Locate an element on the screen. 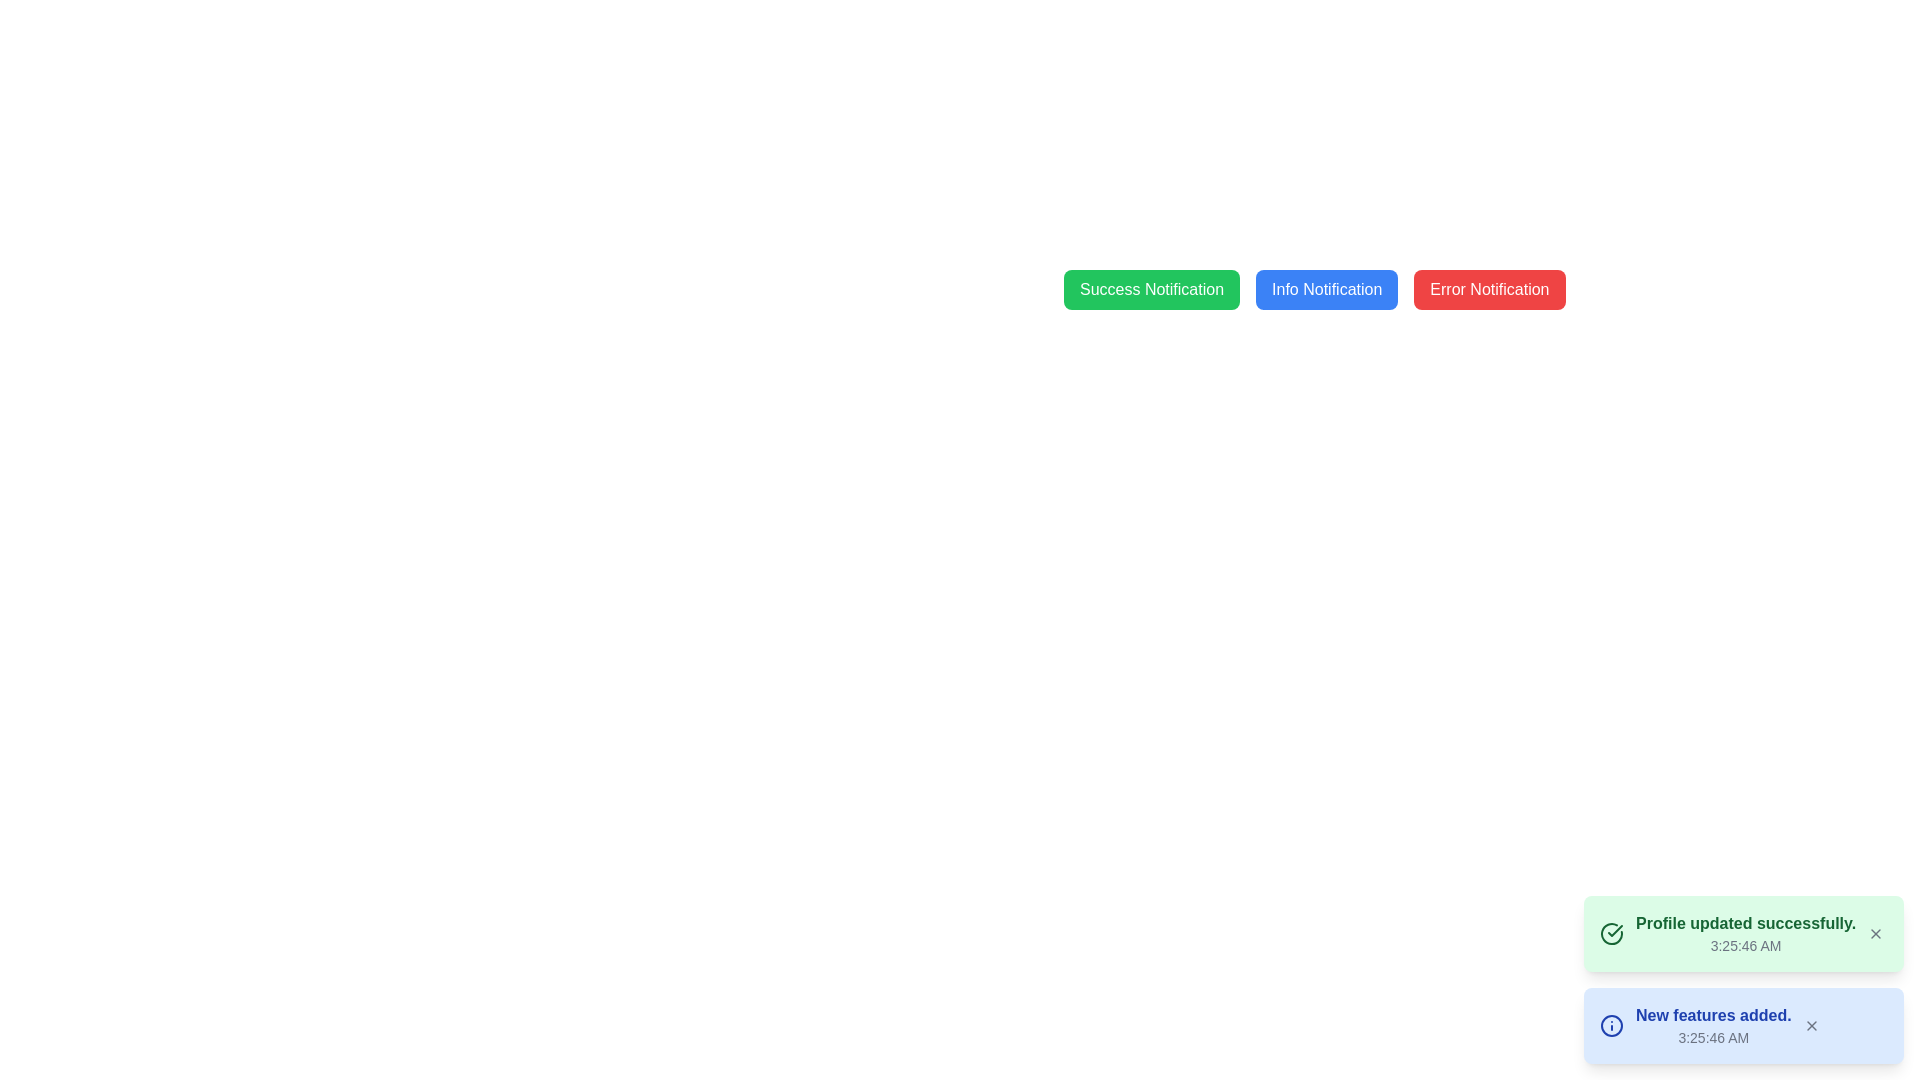 Image resolution: width=1920 pixels, height=1080 pixels. the dismiss button located at the far-right edge of the blue notification box containing the text 'New features added.' and '3:25:46 AM' is located at coordinates (1811, 1026).